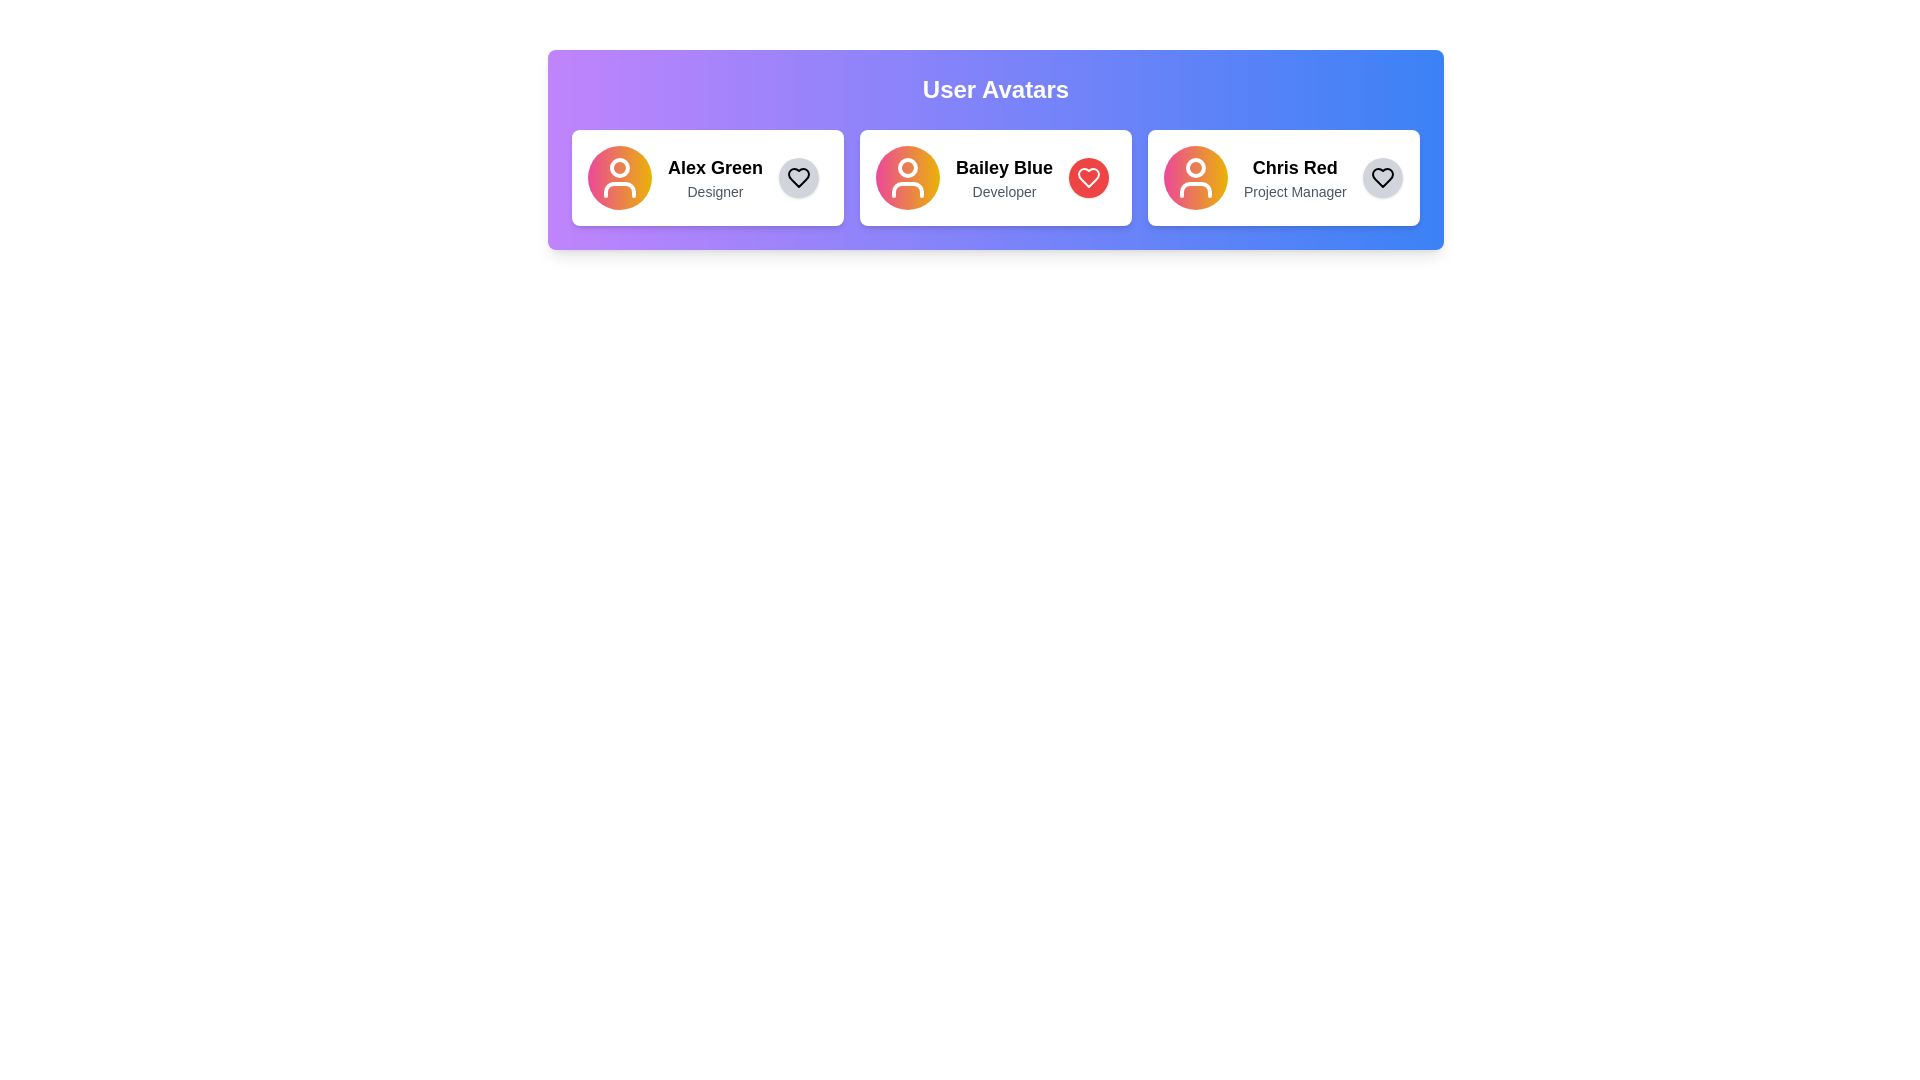  Describe the element at coordinates (618, 167) in the screenshot. I see `the decorative graphical element resembling the head in the user icon for 'Alex Green', positioned at the upper part of the leftmost user avatar` at that location.